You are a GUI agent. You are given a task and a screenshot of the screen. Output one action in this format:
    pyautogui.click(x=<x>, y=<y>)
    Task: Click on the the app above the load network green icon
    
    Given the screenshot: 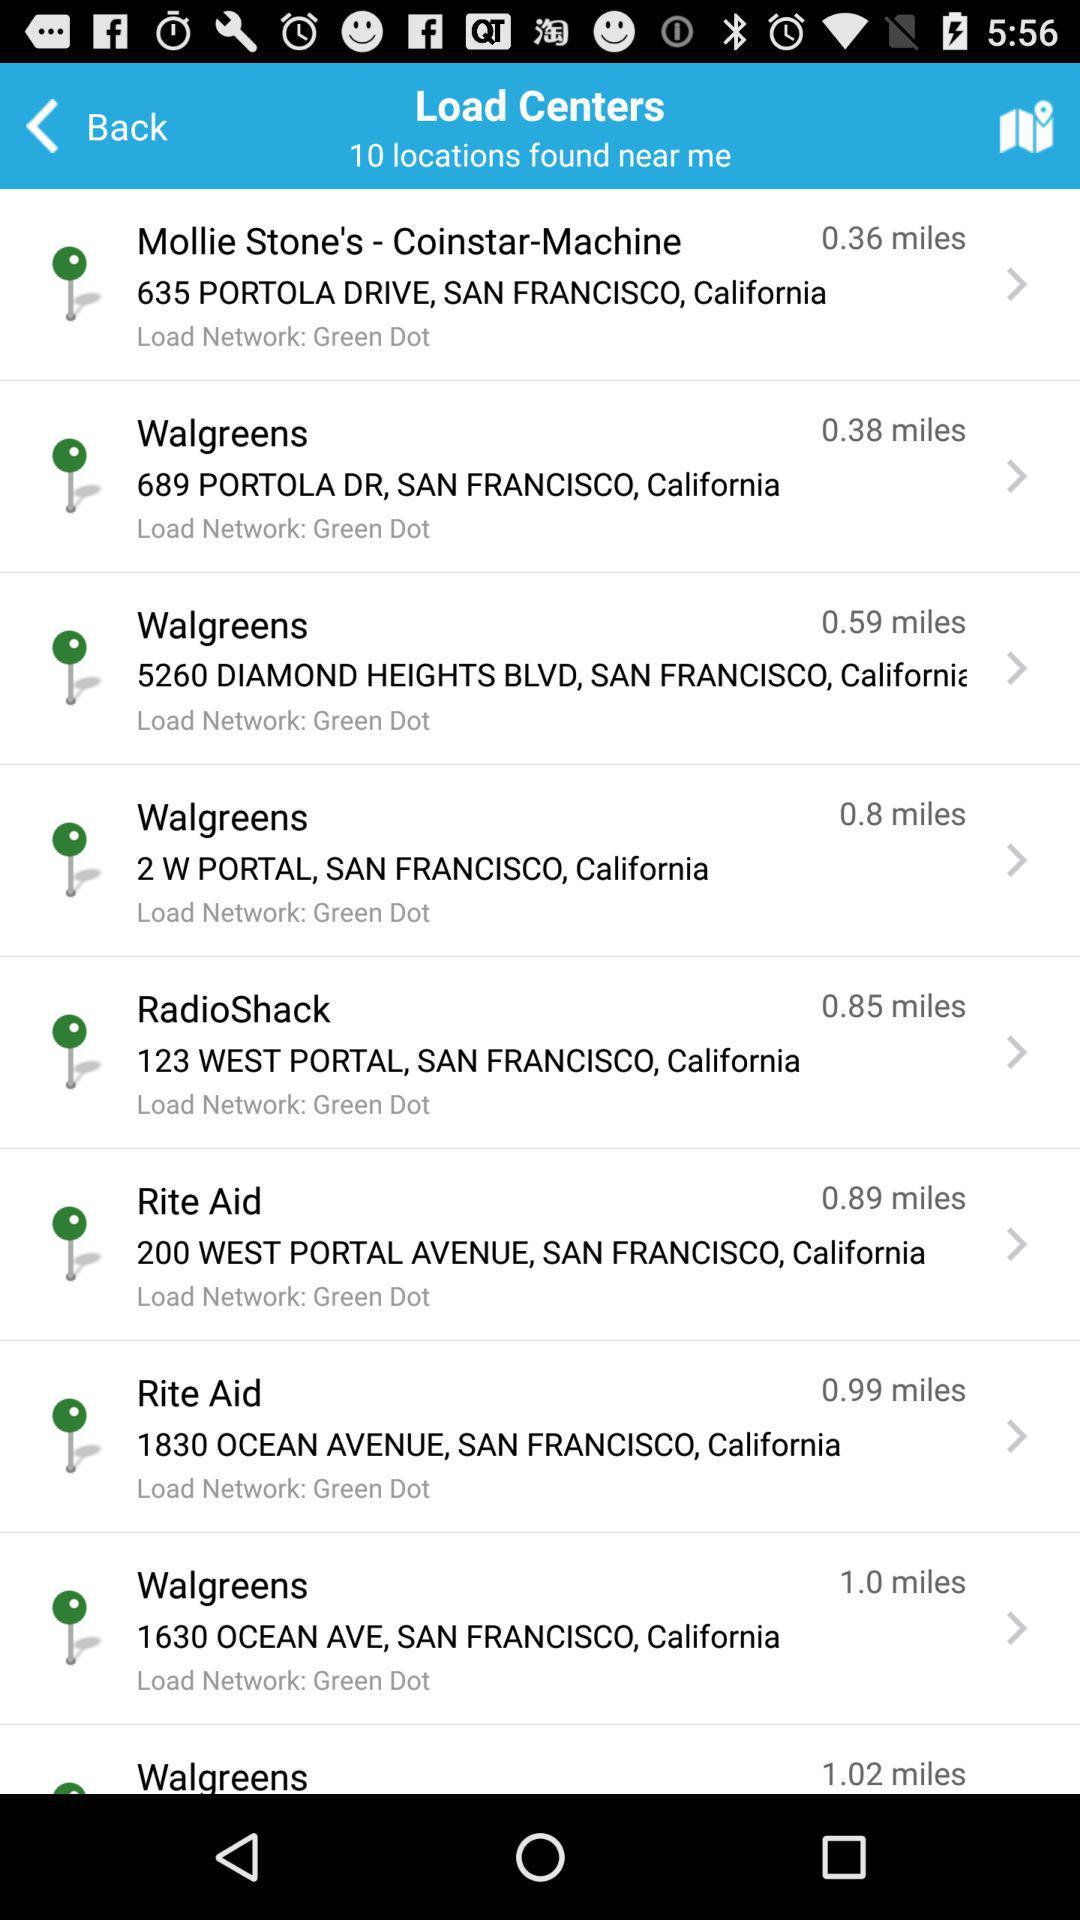 What is the action you would take?
    pyautogui.click(x=551, y=867)
    